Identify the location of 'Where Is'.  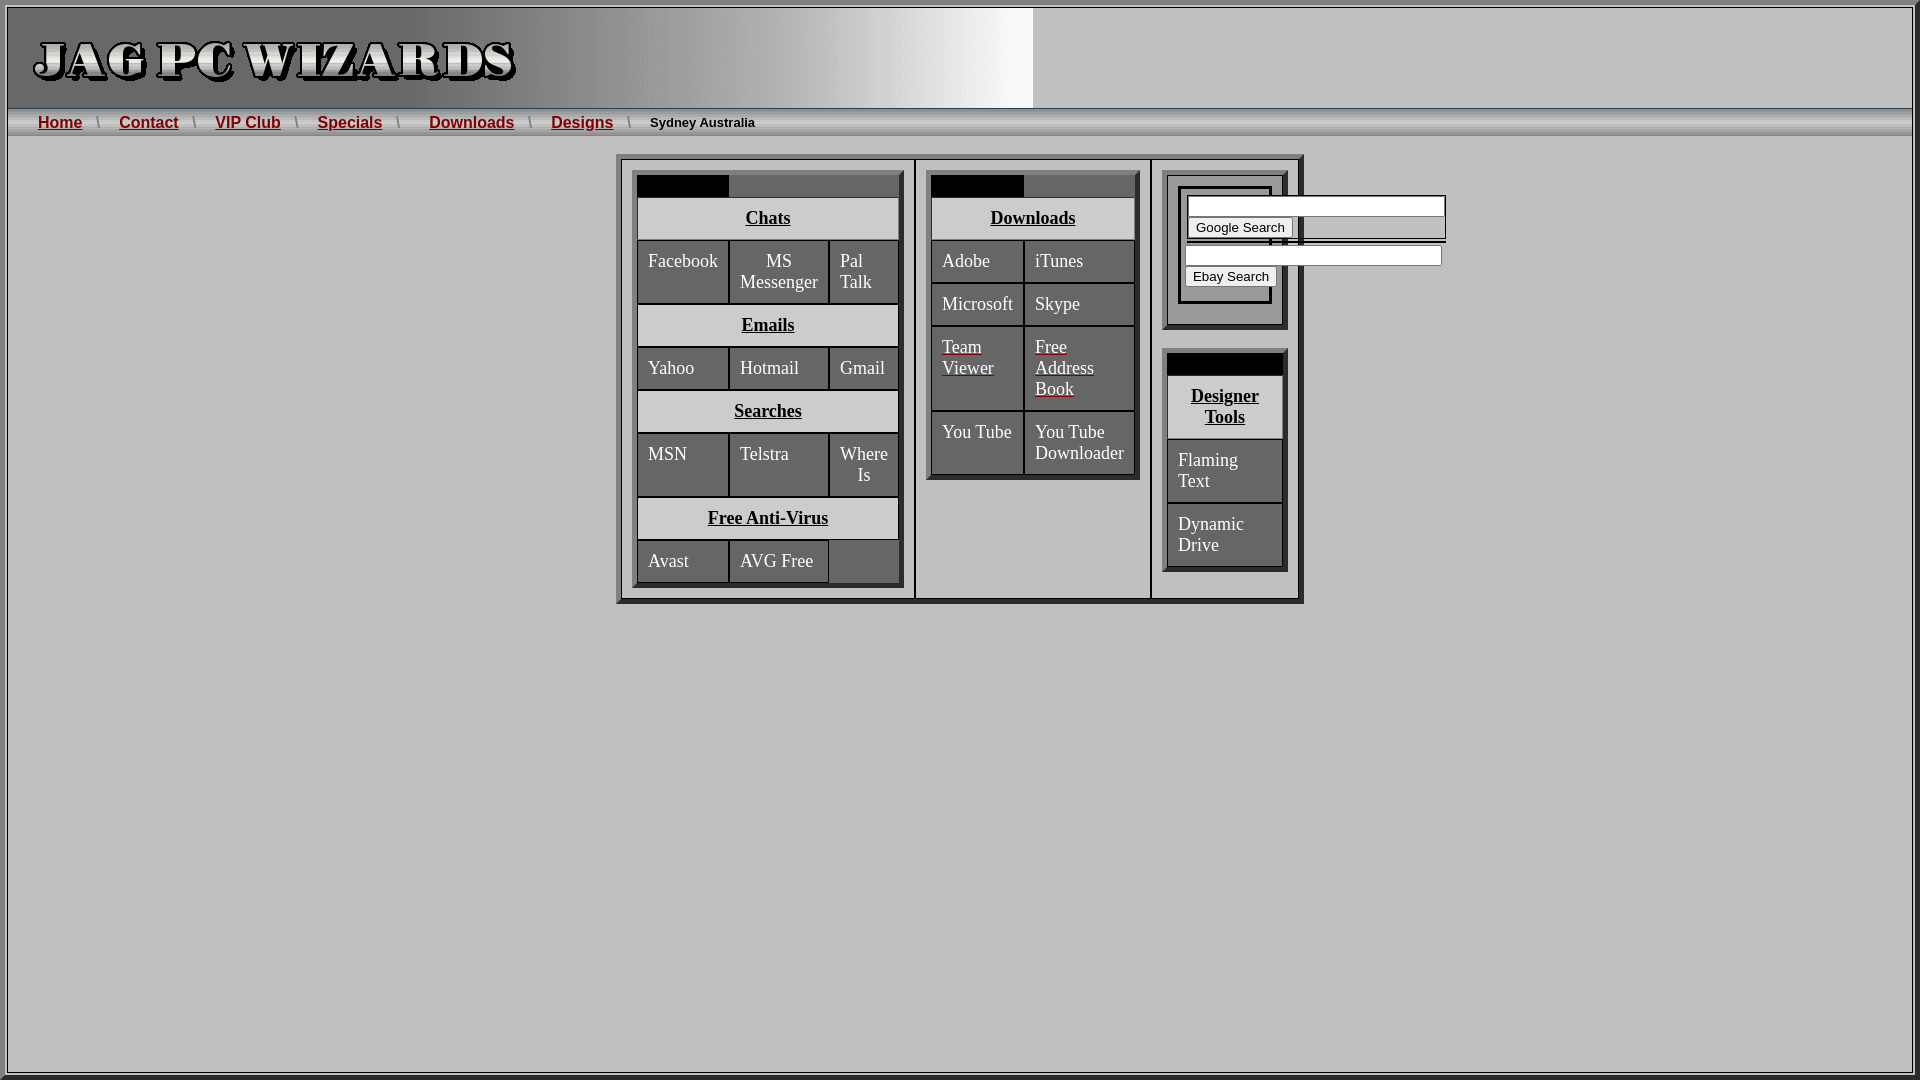
(864, 465).